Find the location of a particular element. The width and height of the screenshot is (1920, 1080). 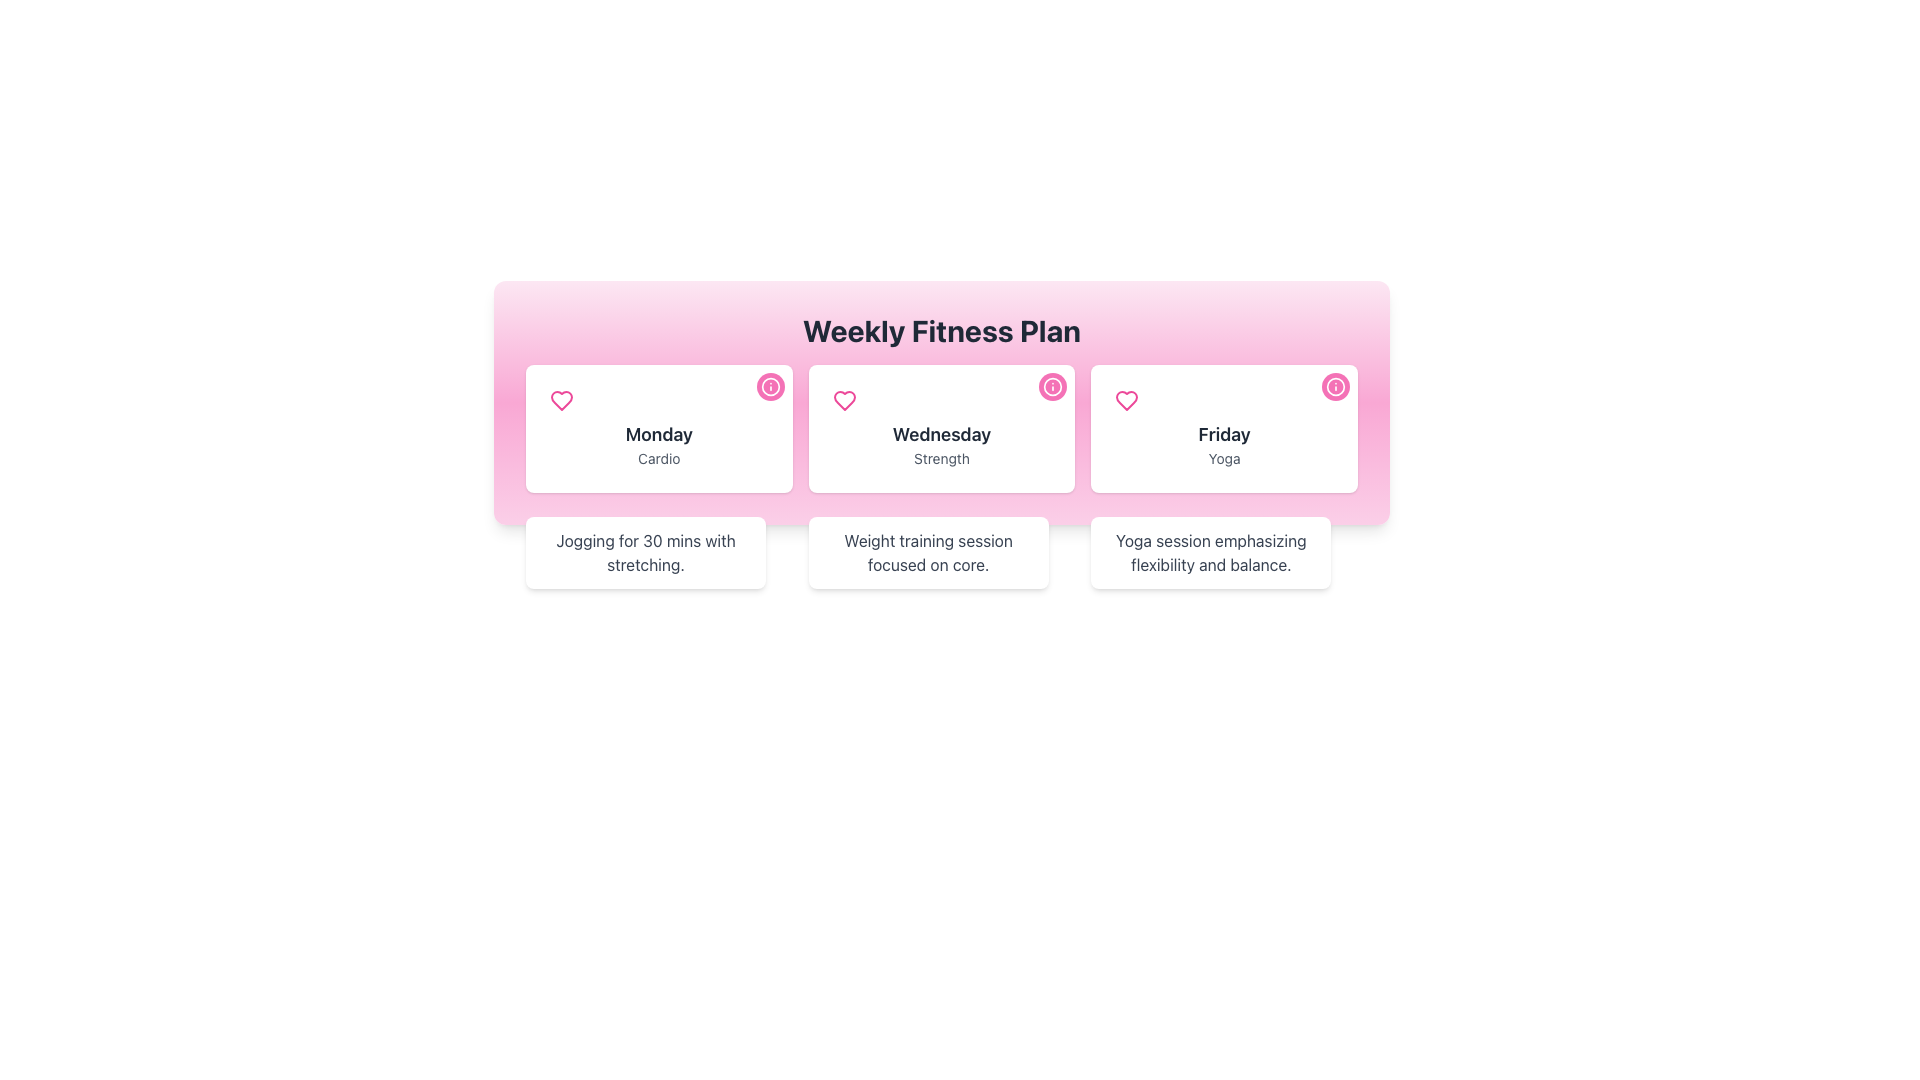

the informational block titled 'Weekly Fitness Plan' with a pink gradient background and rounded corners is located at coordinates (940, 402).